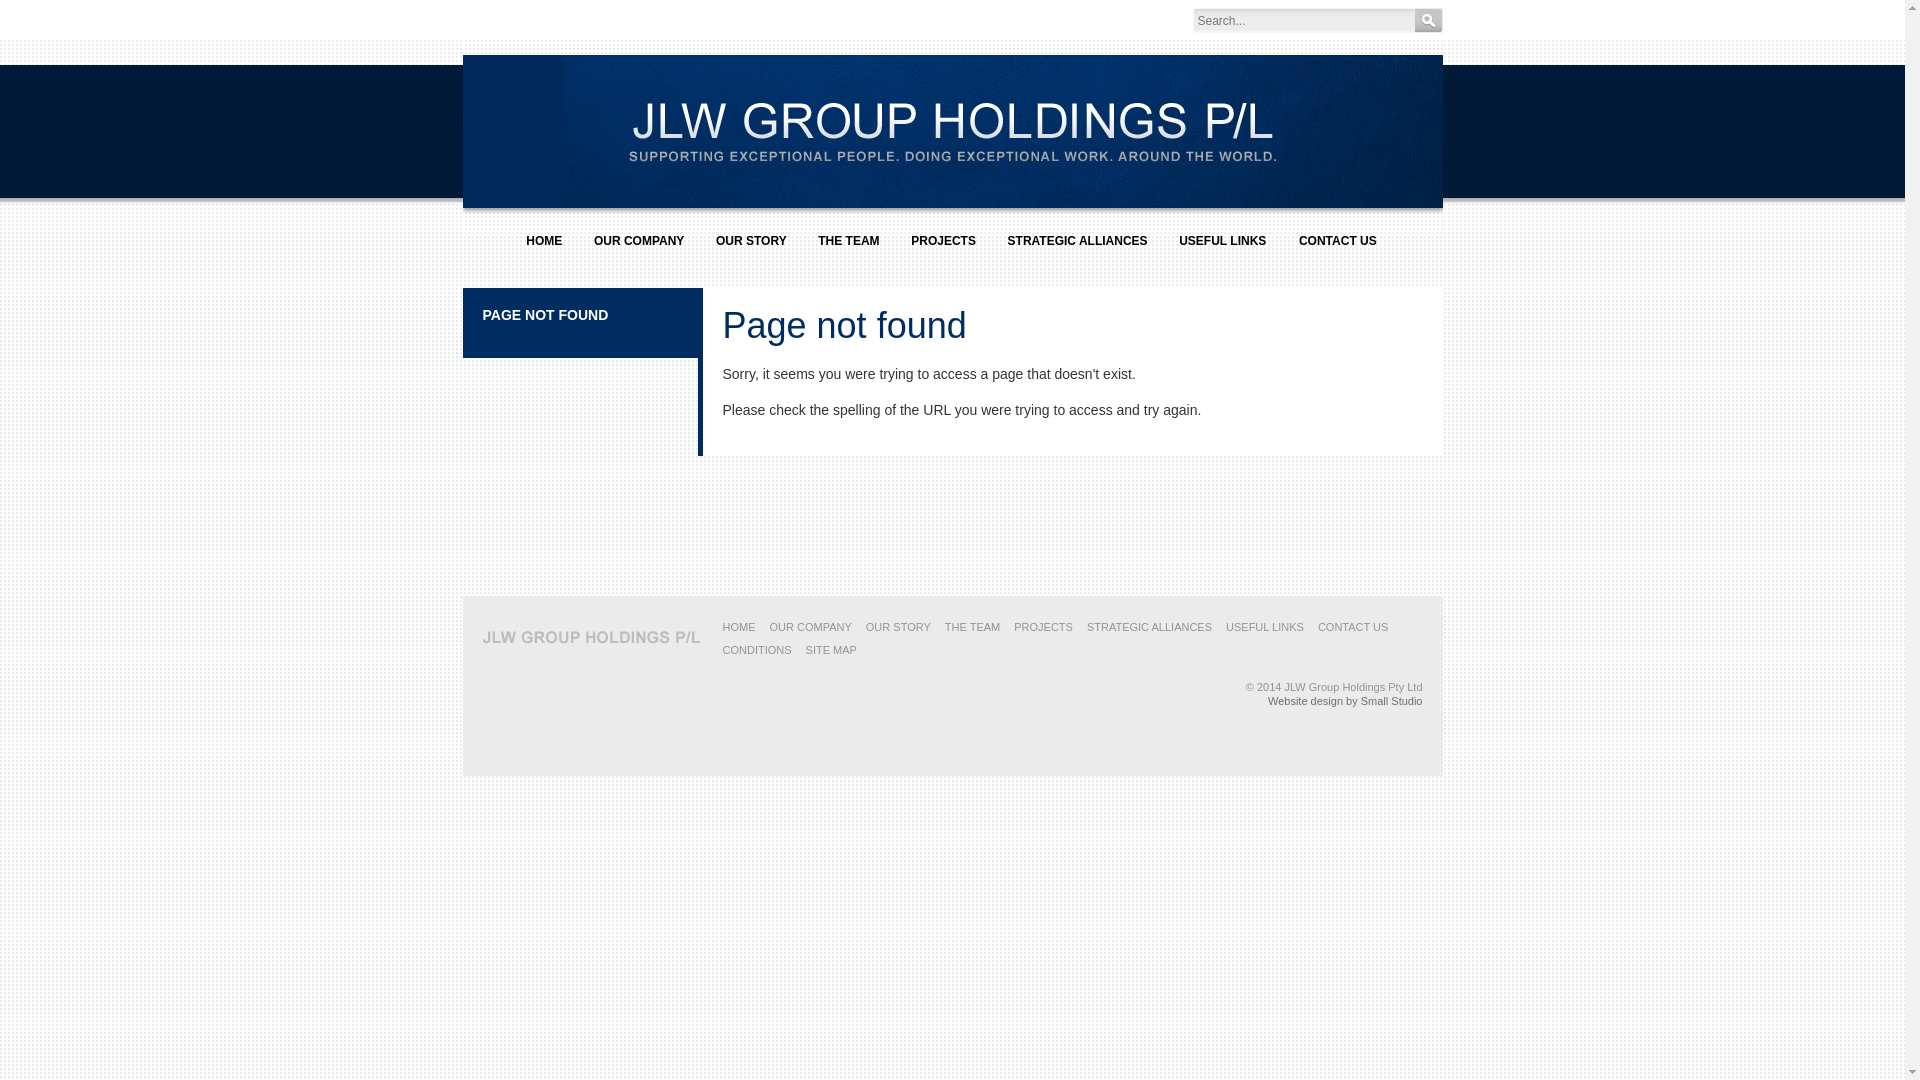 The width and height of the screenshot is (1920, 1080). Describe the element at coordinates (1353, 626) in the screenshot. I see `'CONTACT US'` at that location.